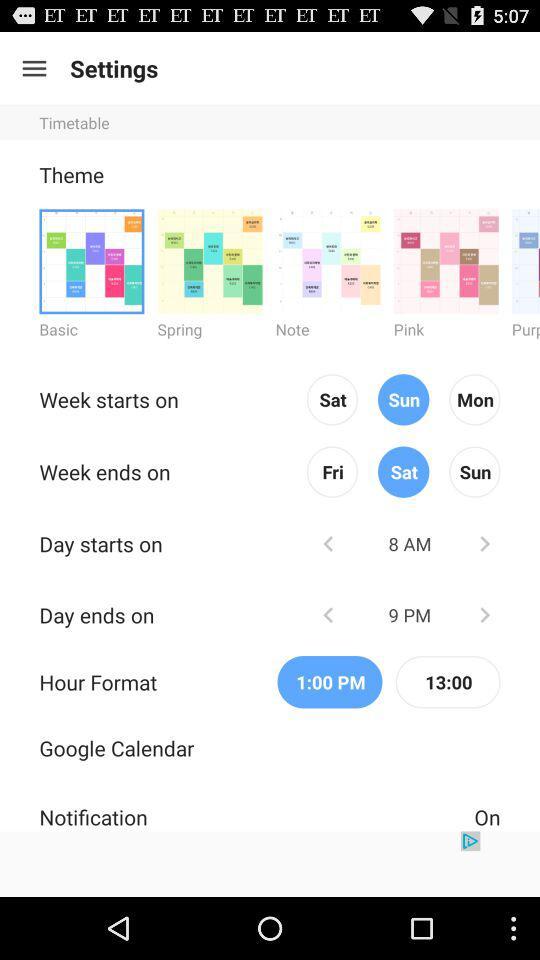 The image size is (540, 960). I want to click on open menu, so click(33, 68).